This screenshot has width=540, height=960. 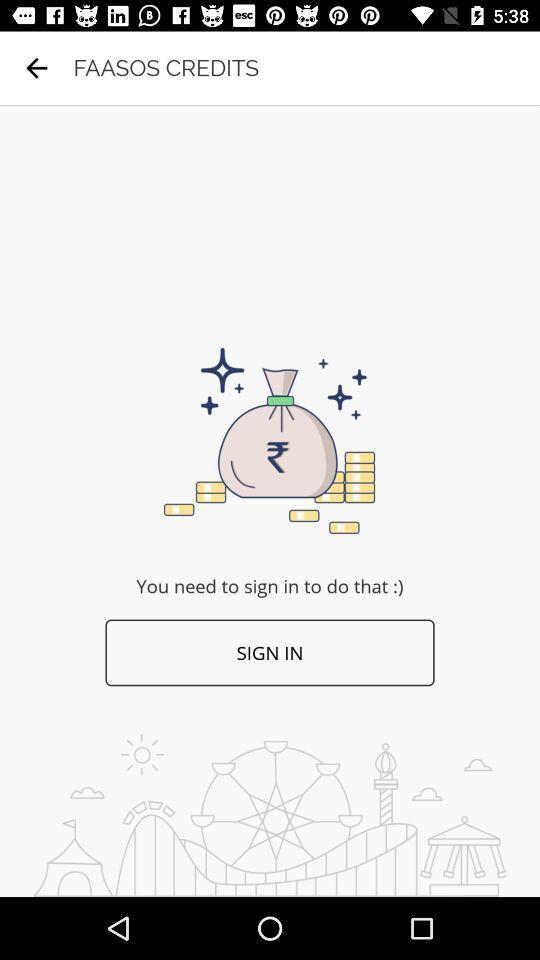 I want to click on the icon to the left of faasos credits icon, so click(x=36, y=68).